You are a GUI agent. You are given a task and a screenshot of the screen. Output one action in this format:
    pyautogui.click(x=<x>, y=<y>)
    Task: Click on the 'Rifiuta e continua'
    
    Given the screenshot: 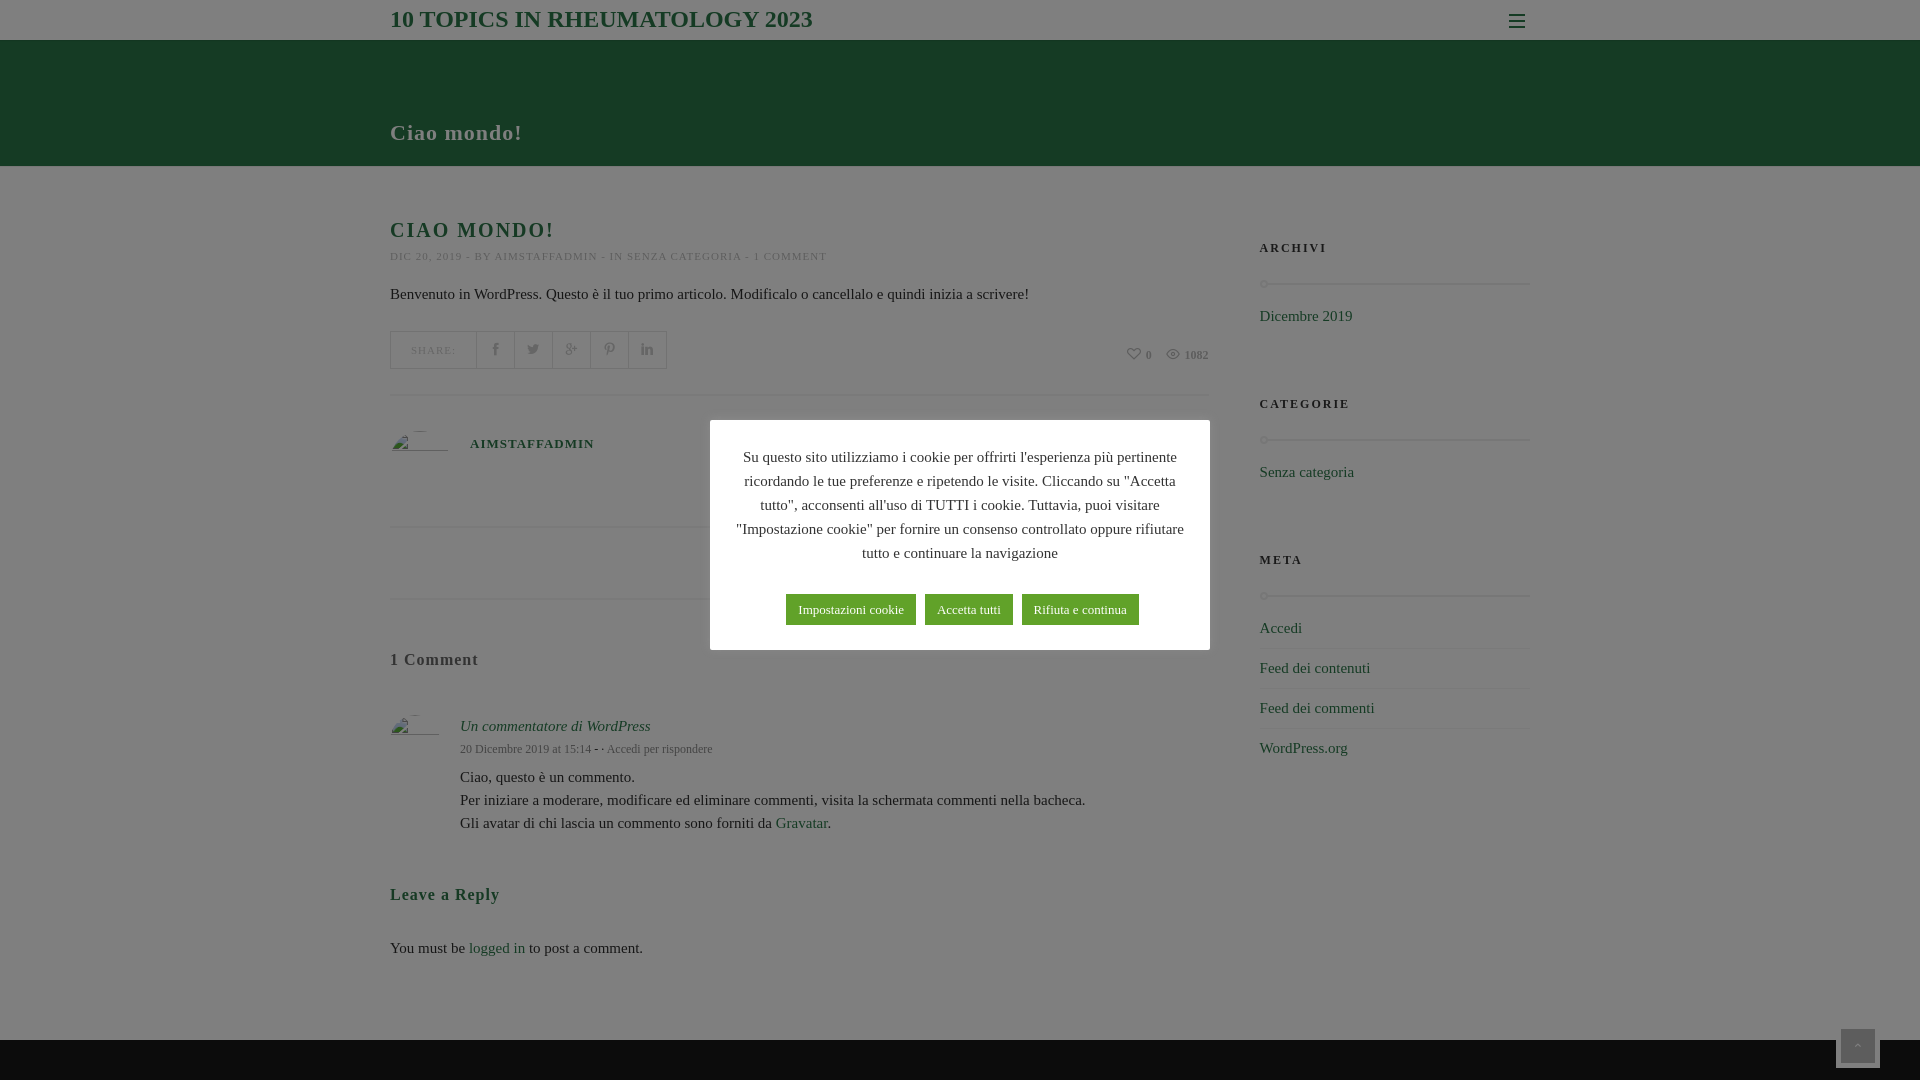 What is the action you would take?
    pyautogui.click(x=1079, y=608)
    